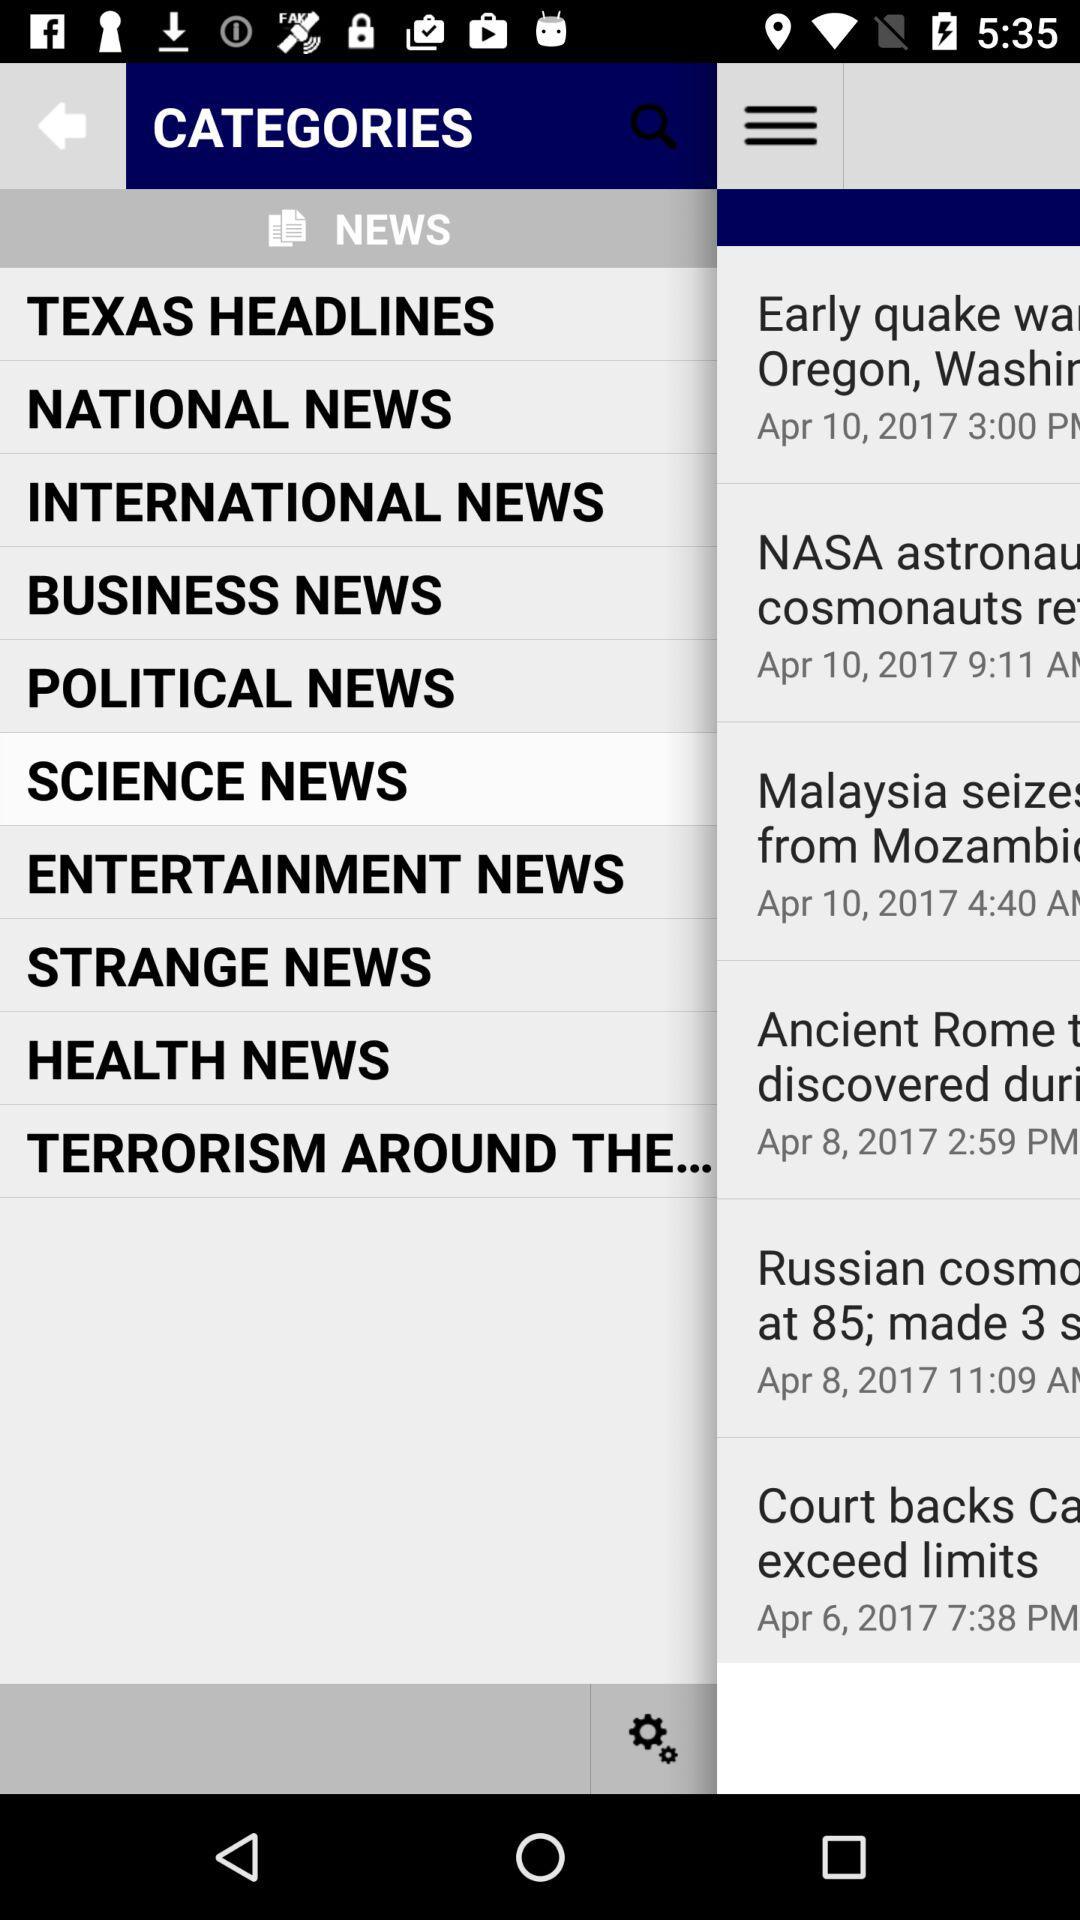 The image size is (1080, 1920). What do you see at coordinates (61, 124) in the screenshot?
I see `go back` at bounding box center [61, 124].